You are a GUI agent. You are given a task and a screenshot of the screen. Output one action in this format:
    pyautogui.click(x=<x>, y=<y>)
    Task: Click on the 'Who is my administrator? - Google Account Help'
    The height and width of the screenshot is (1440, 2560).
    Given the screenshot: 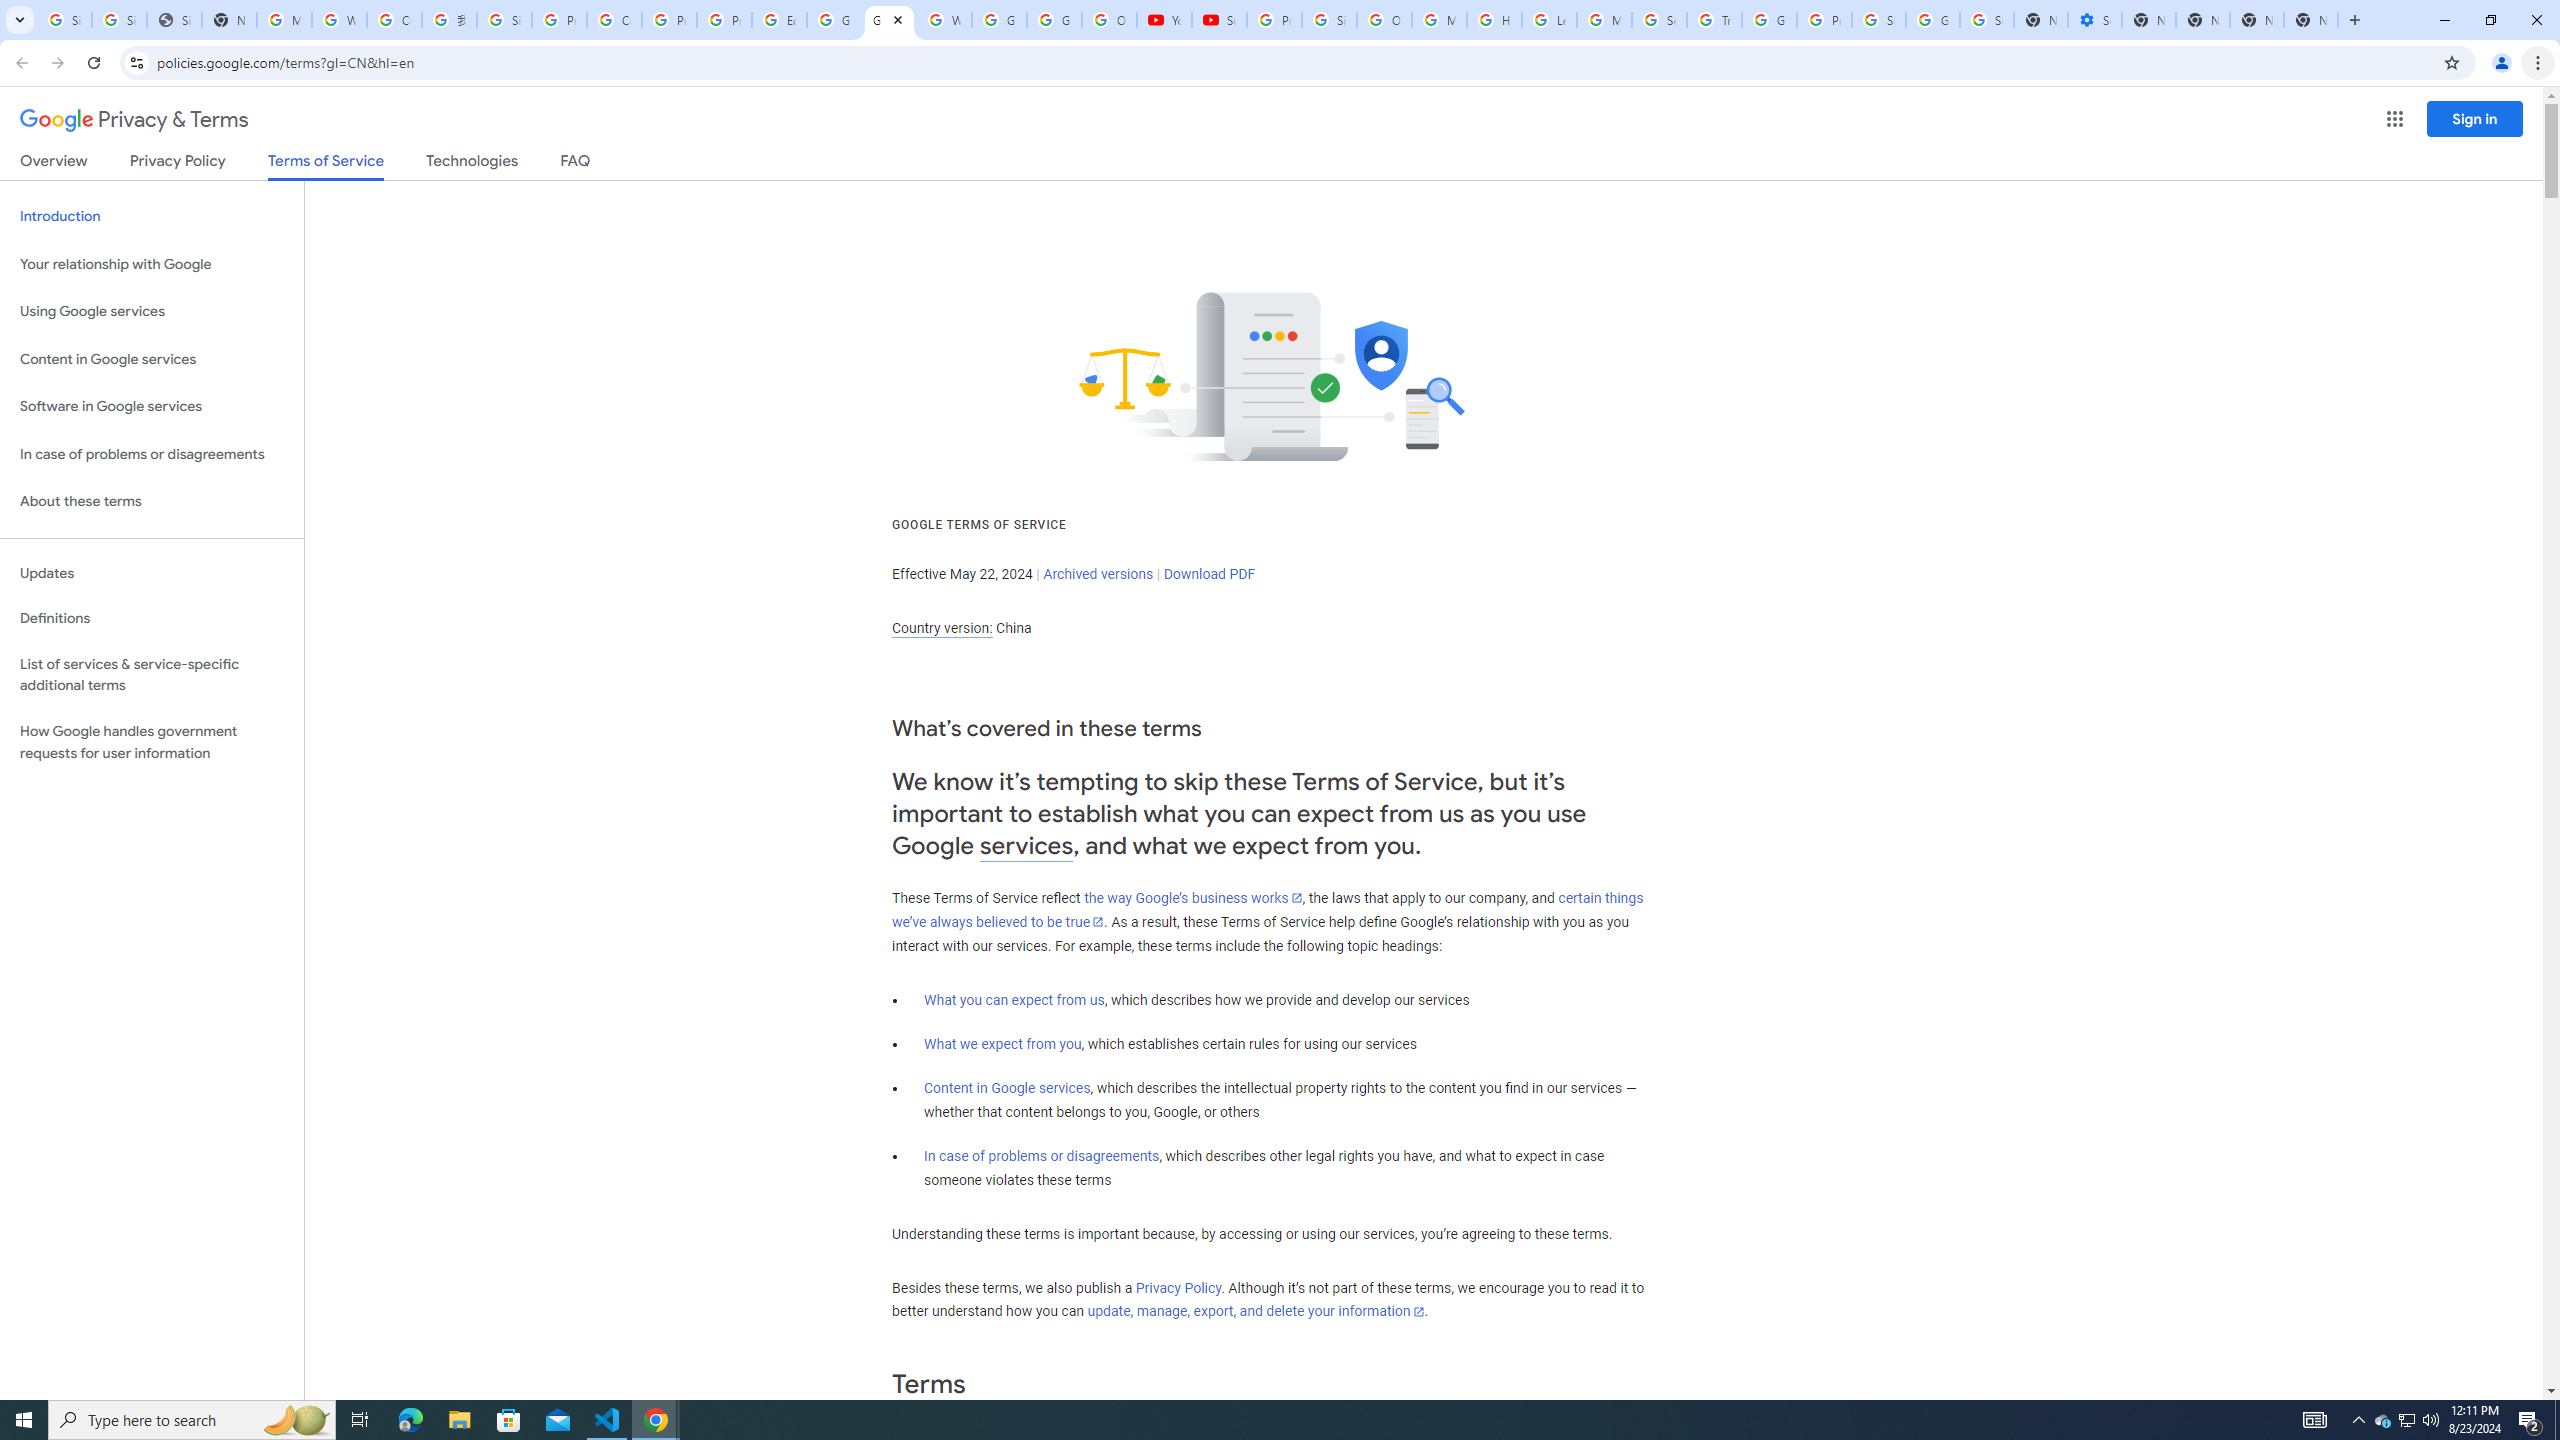 What is the action you would take?
    pyautogui.click(x=338, y=19)
    